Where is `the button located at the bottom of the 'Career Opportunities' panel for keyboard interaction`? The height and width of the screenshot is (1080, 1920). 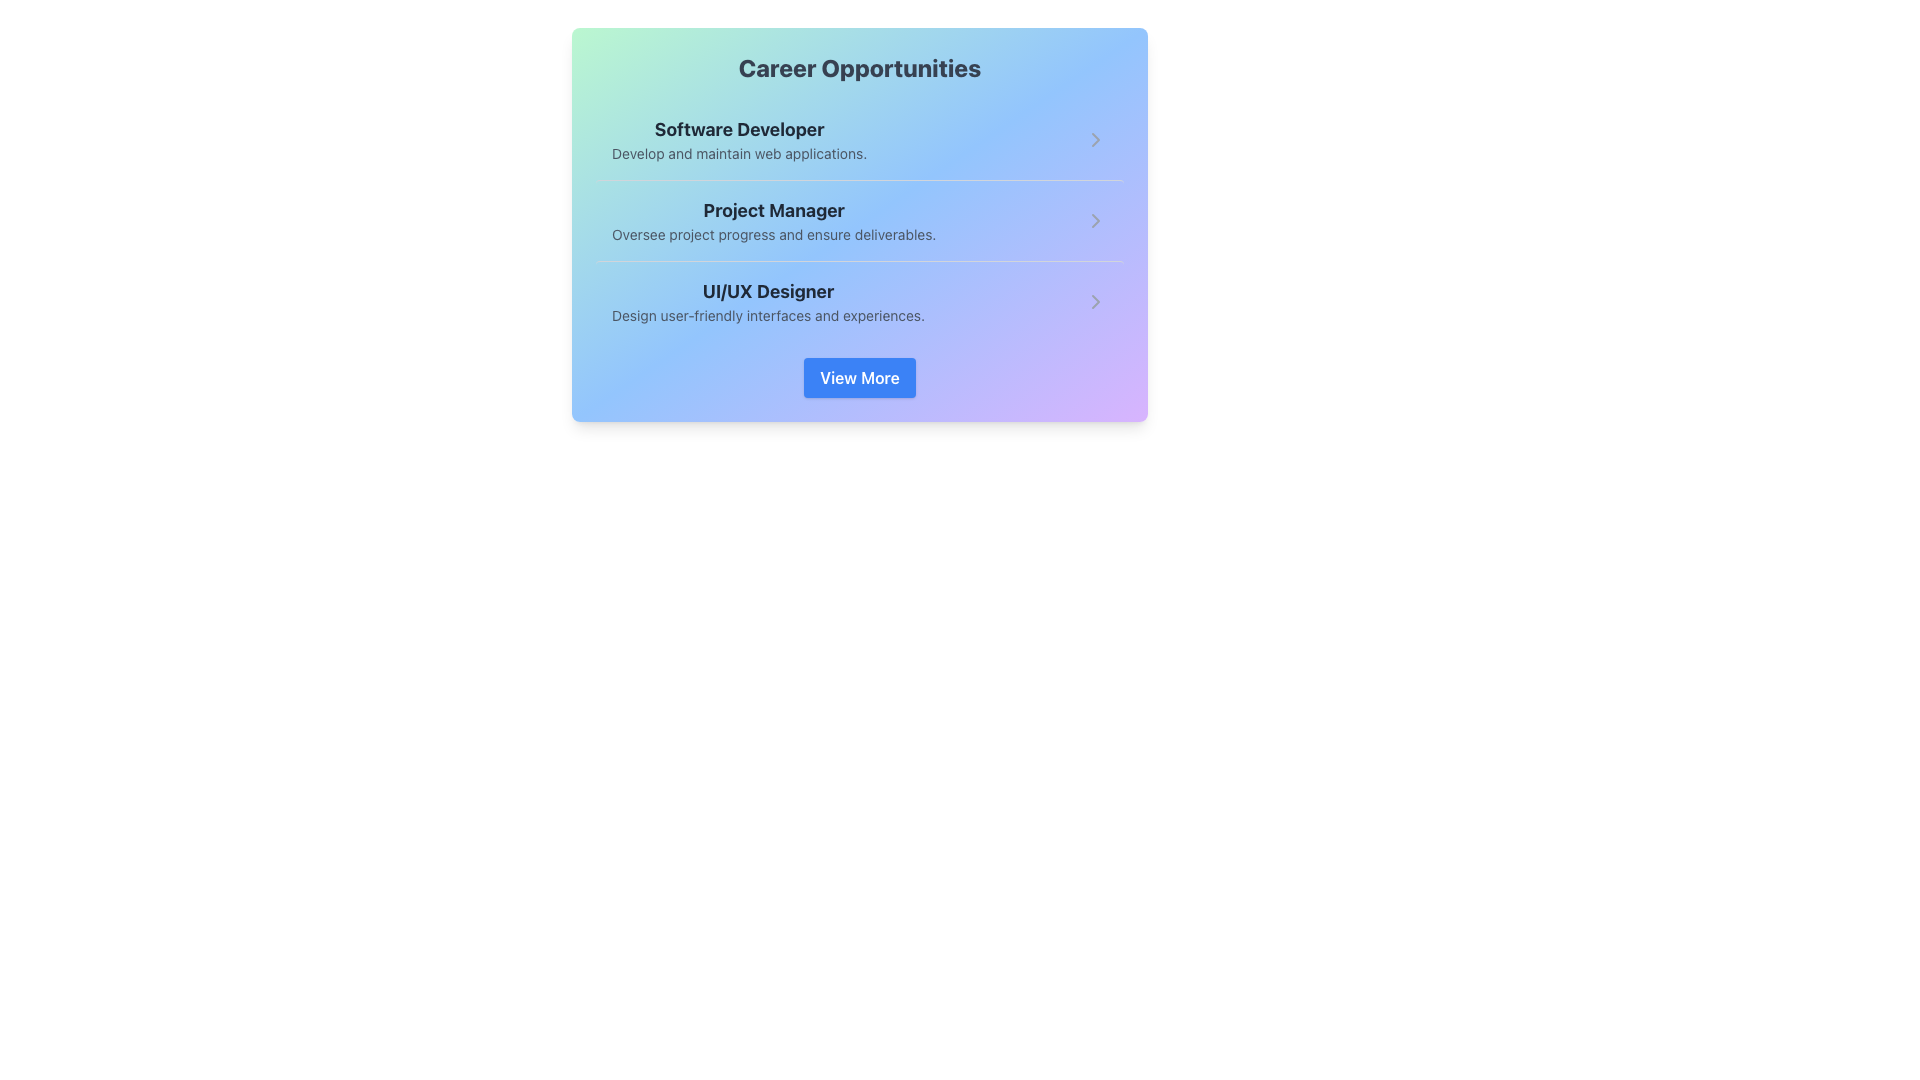
the button located at the bottom of the 'Career Opportunities' panel for keyboard interaction is located at coordinates (859, 378).